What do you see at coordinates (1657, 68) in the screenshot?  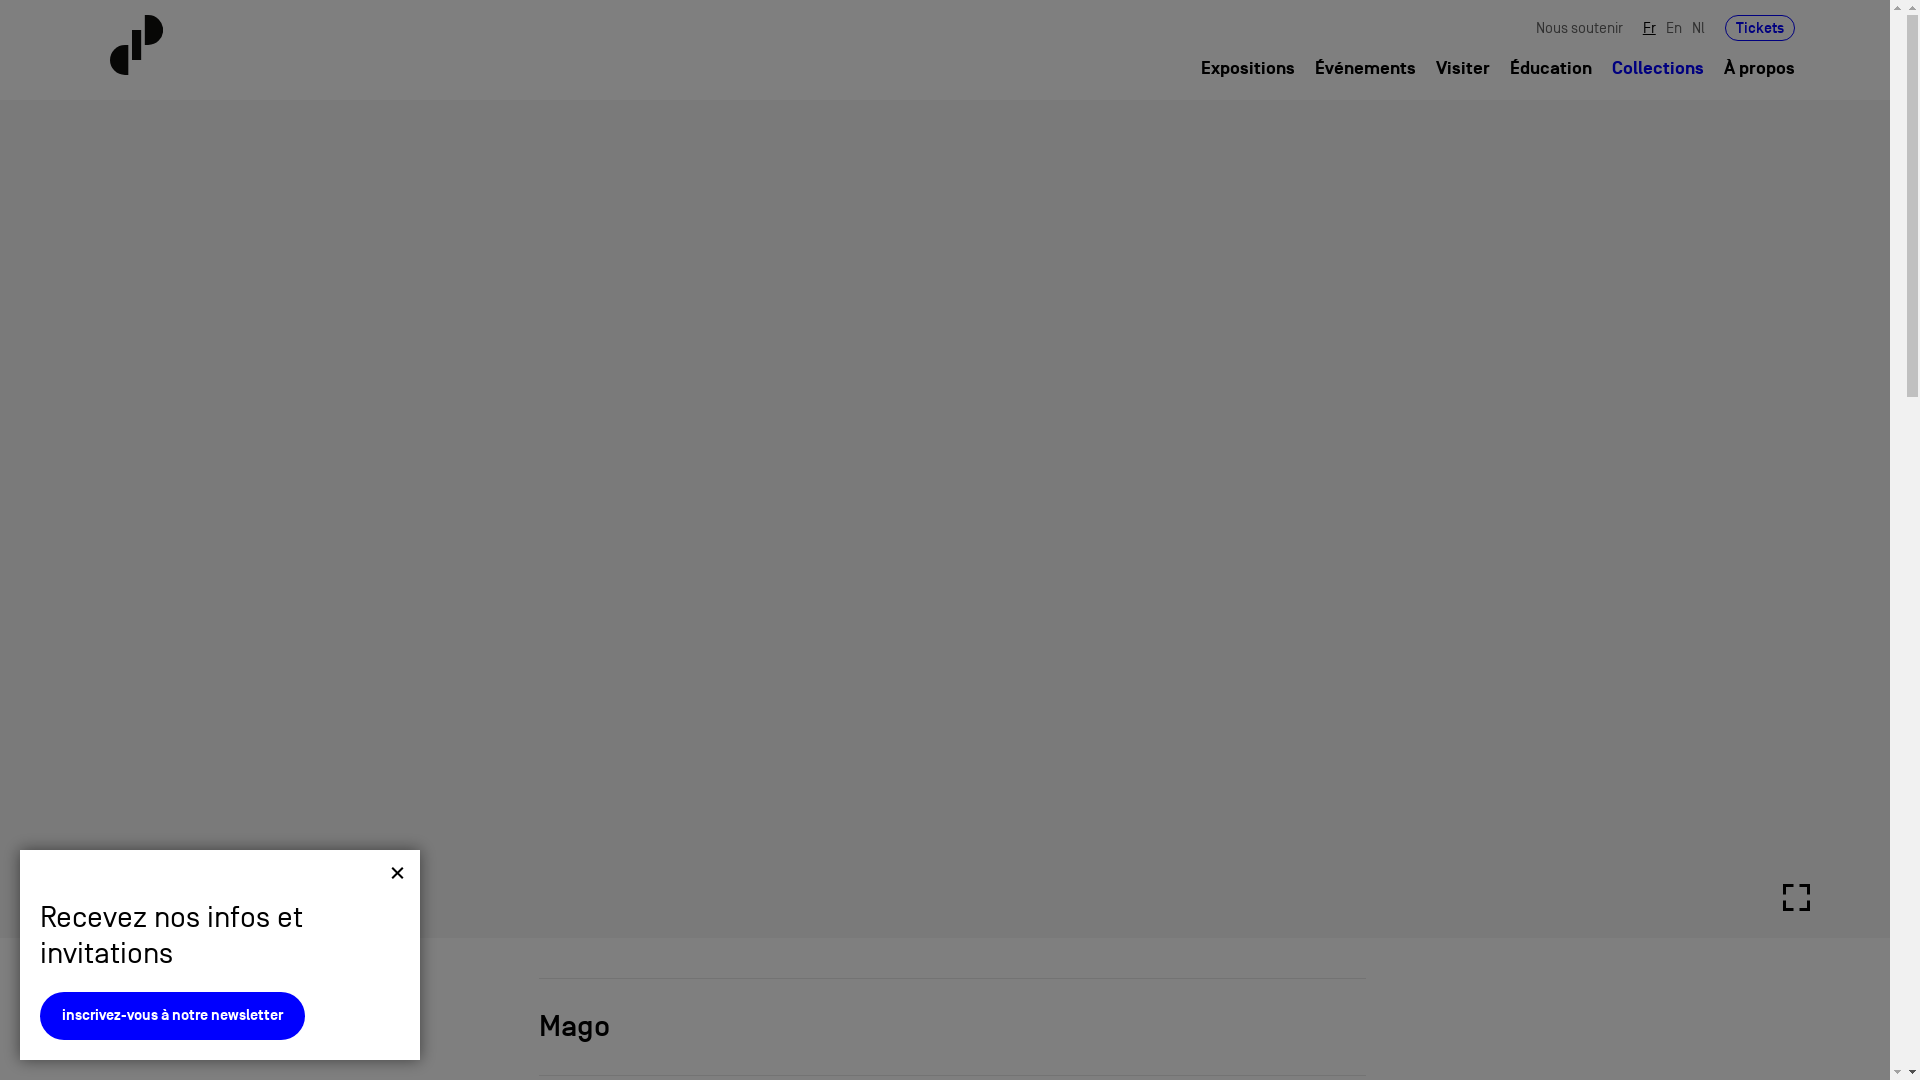 I see `'Collections'` at bounding box center [1657, 68].